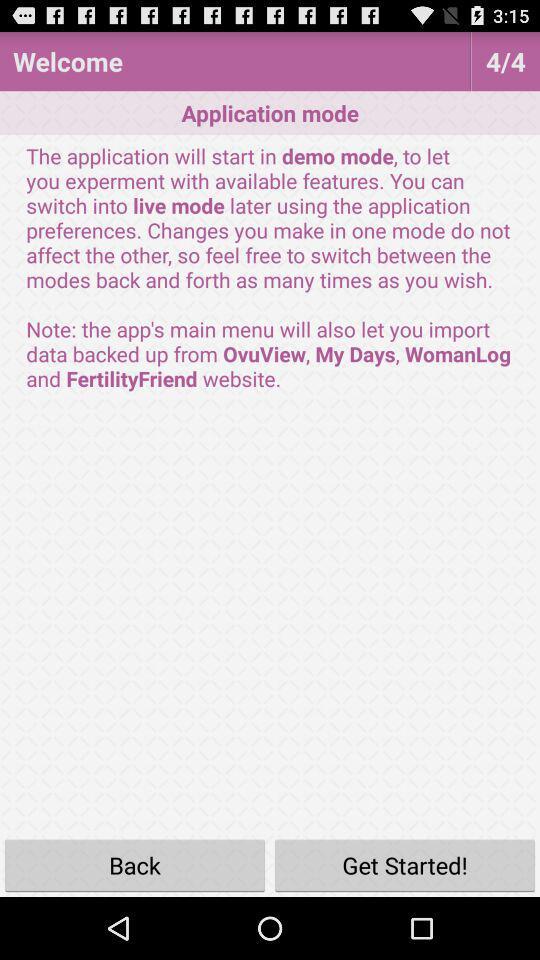 The image size is (540, 960). I want to click on button at the bottom right corner, so click(405, 864).